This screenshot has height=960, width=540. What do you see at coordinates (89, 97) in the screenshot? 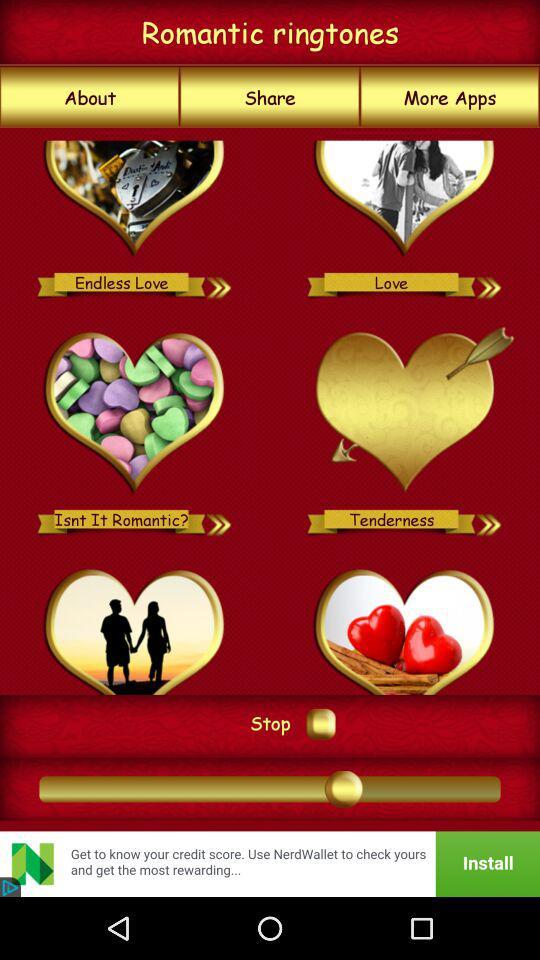
I see `icon to the left of the share` at bounding box center [89, 97].